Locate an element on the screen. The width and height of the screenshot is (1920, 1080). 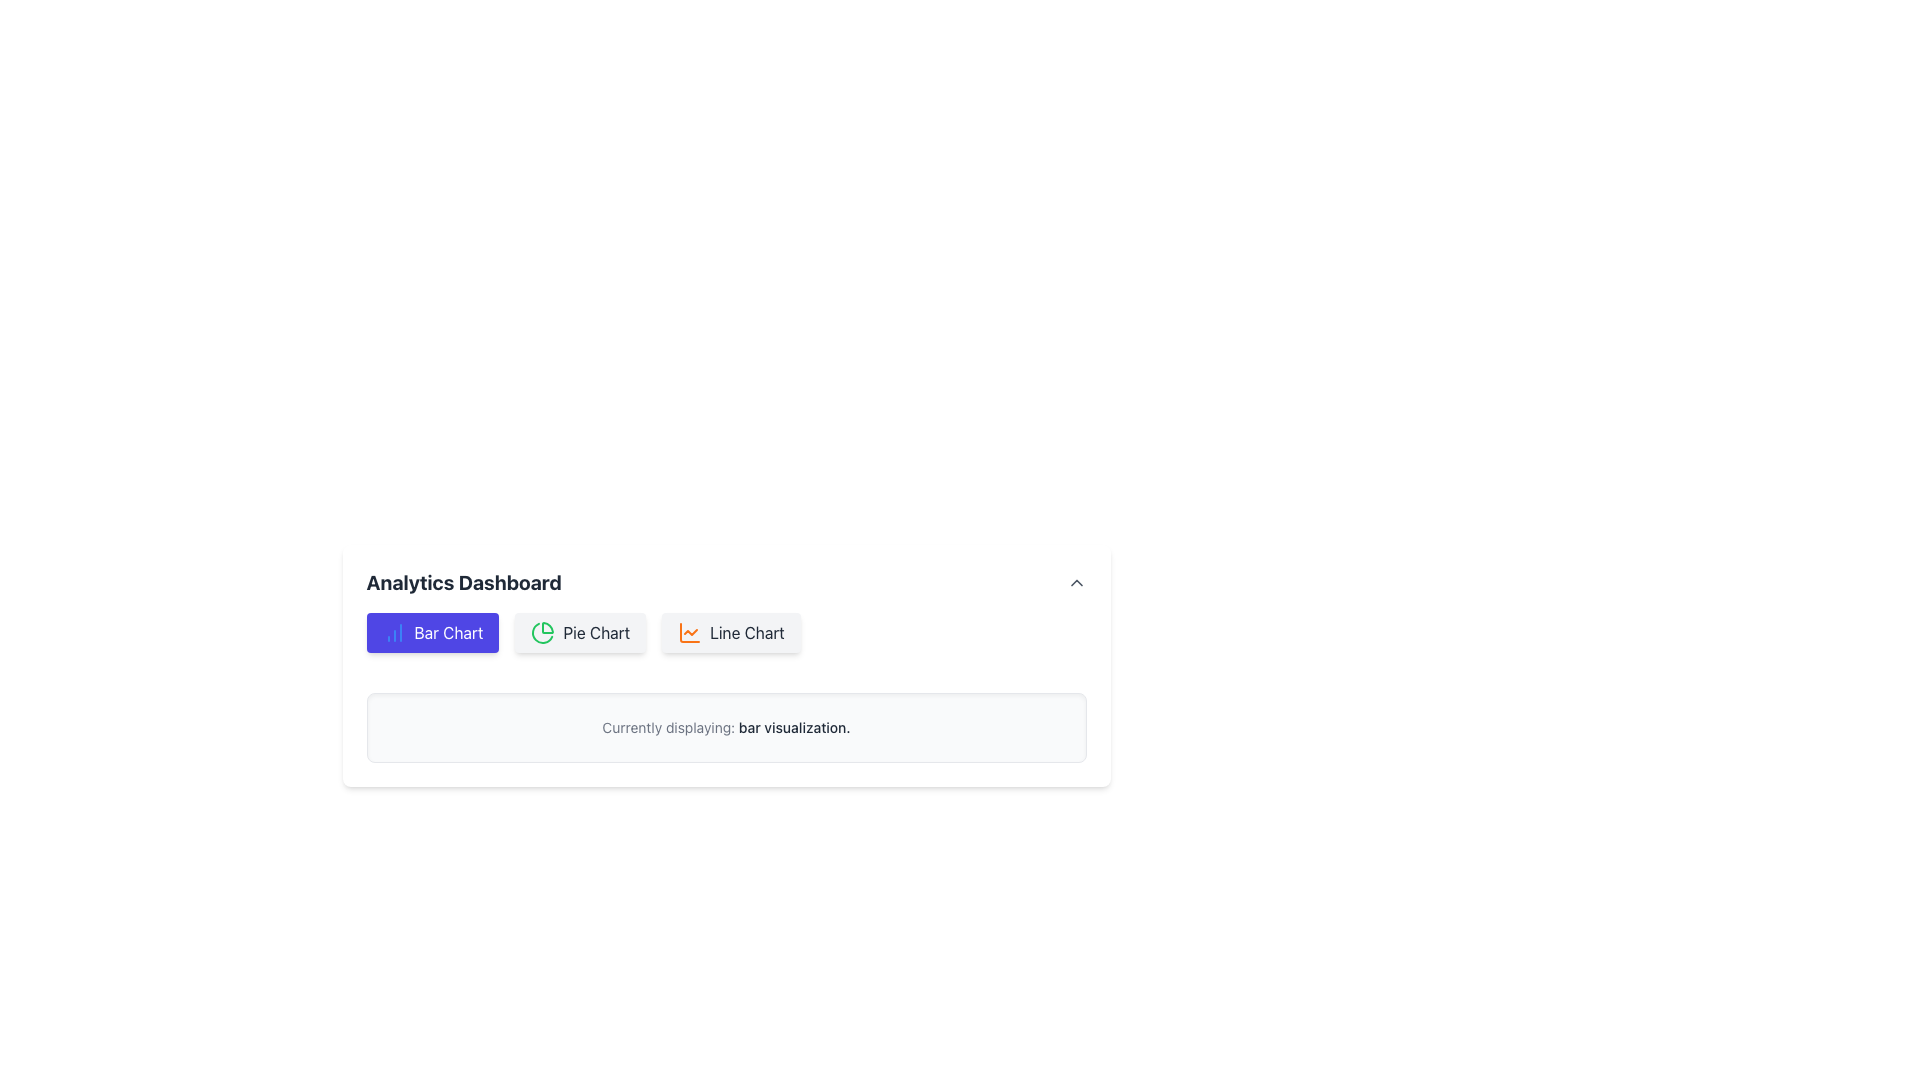
the segmented control button located centrally below the 'Analytics Dashboard' header is located at coordinates (725, 632).